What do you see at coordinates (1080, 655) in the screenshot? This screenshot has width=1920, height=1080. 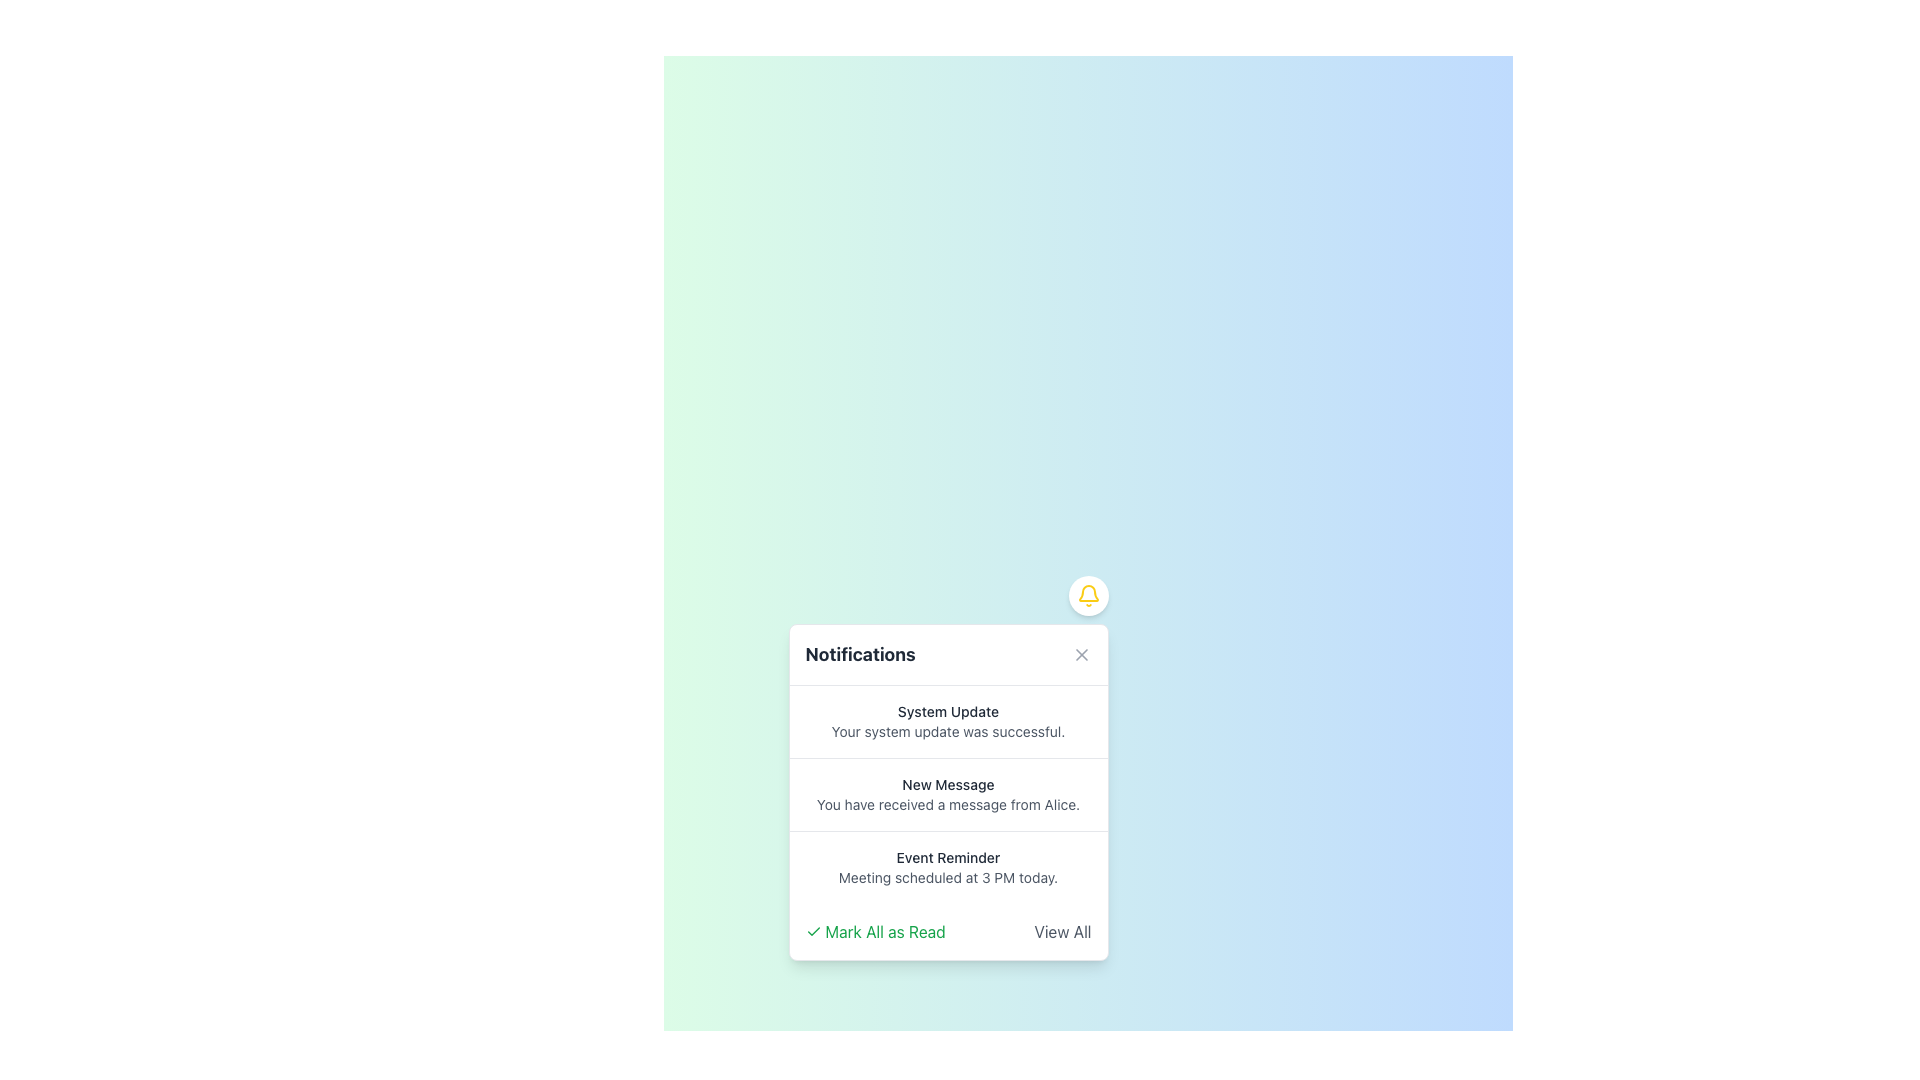 I see `the close button (styled as an 'X') in the top-right corner of the Notifications panel` at bounding box center [1080, 655].